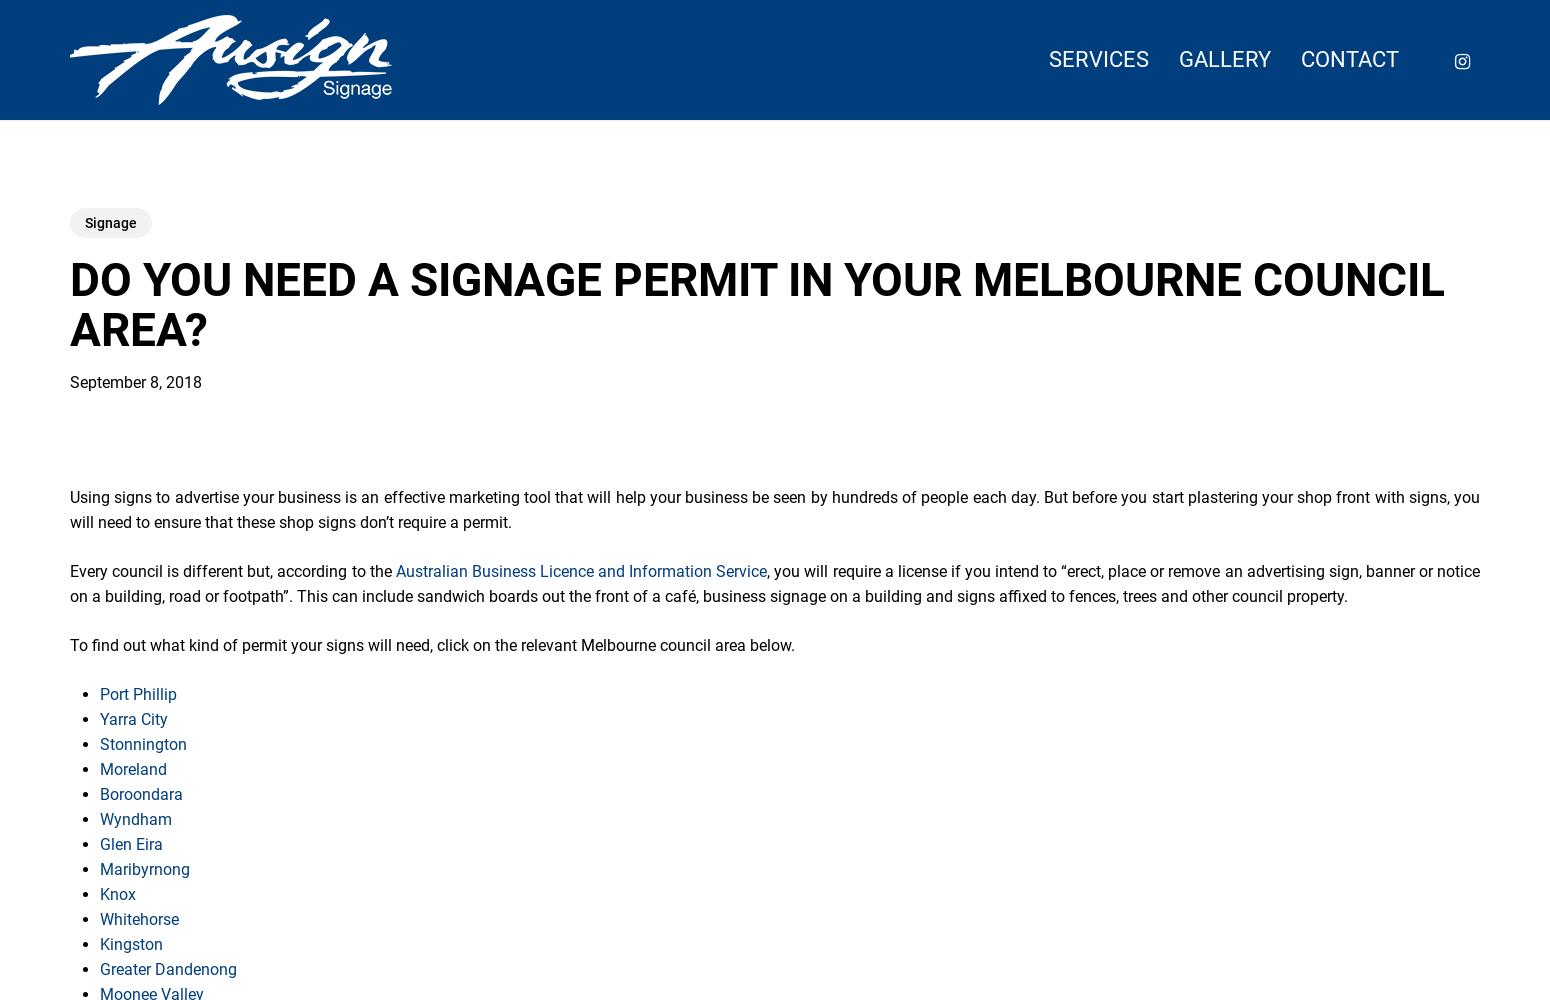 This screenshot has width=1550, height=1000. I want to click on 'Stonnington', so click(143, 743).